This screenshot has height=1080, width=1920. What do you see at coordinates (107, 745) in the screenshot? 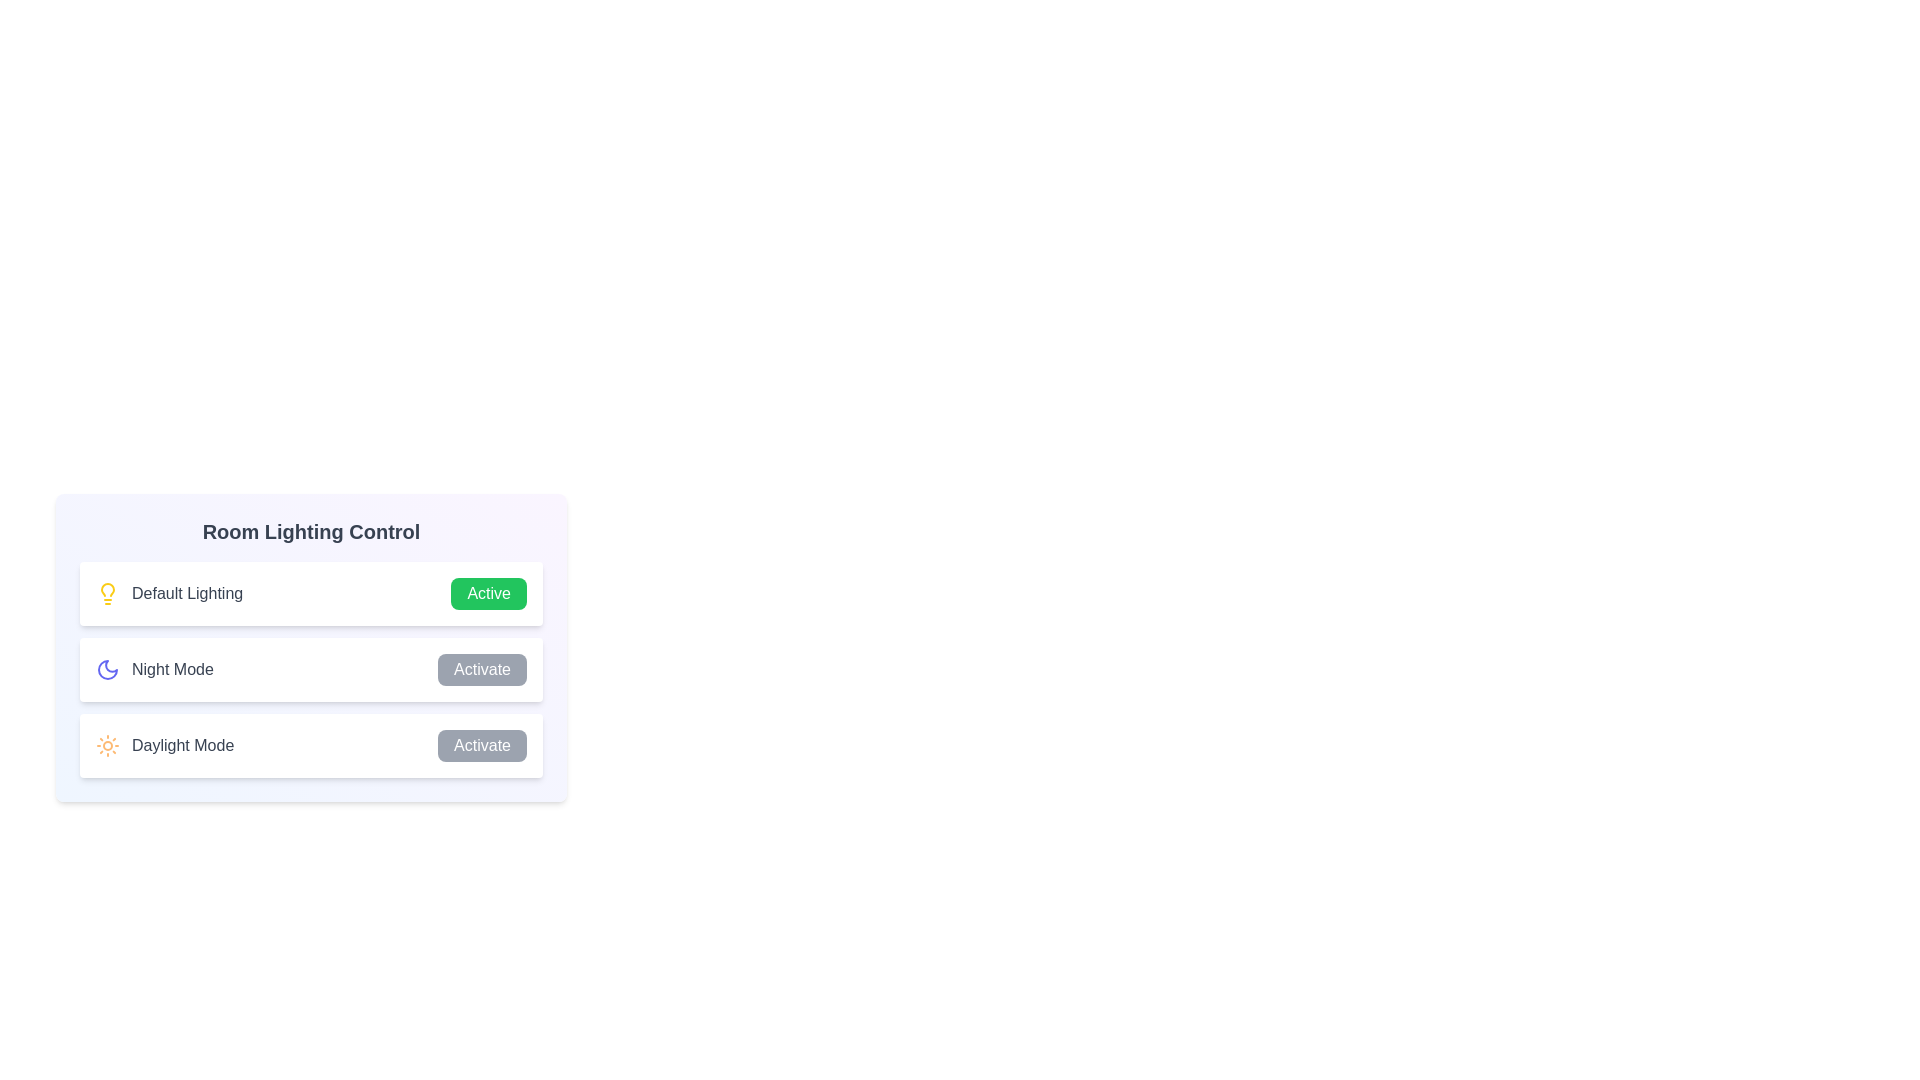
I see `the icon representing the lighting mode Daylight Mode` at bounding box center [107, 745].